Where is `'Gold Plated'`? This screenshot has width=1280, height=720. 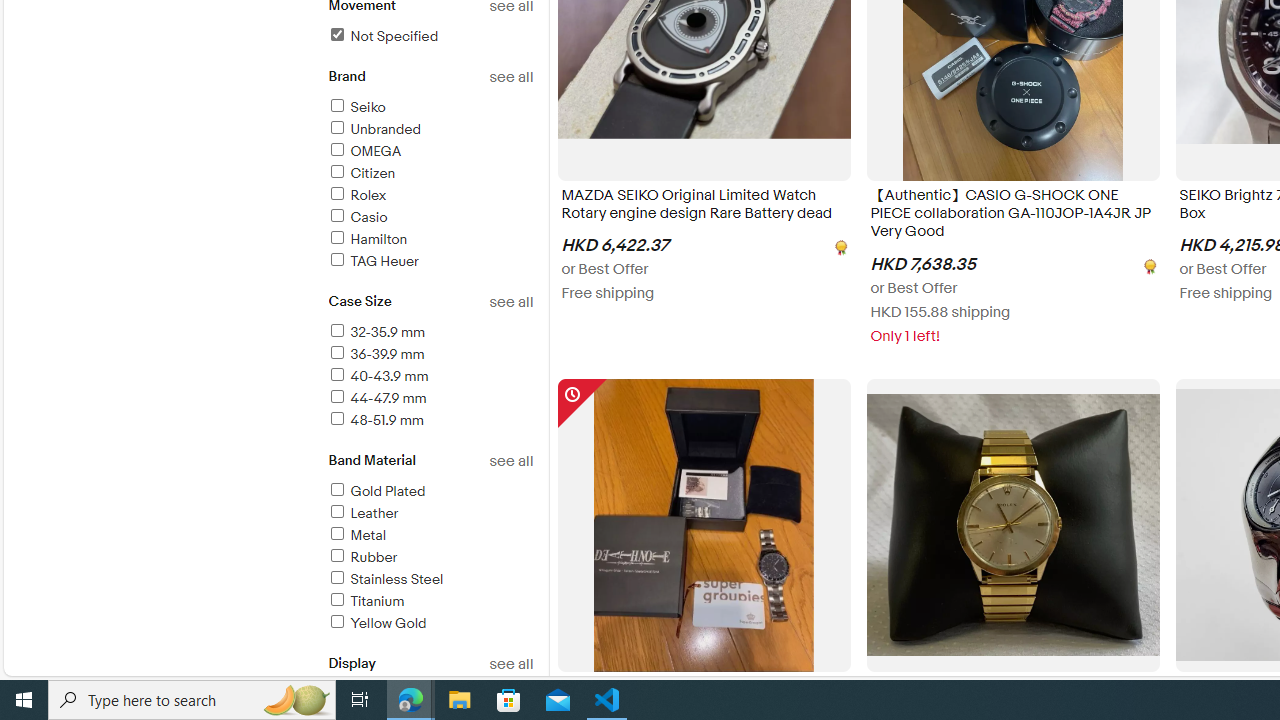
'Gold Plated' is located at coordinates (429, 492).